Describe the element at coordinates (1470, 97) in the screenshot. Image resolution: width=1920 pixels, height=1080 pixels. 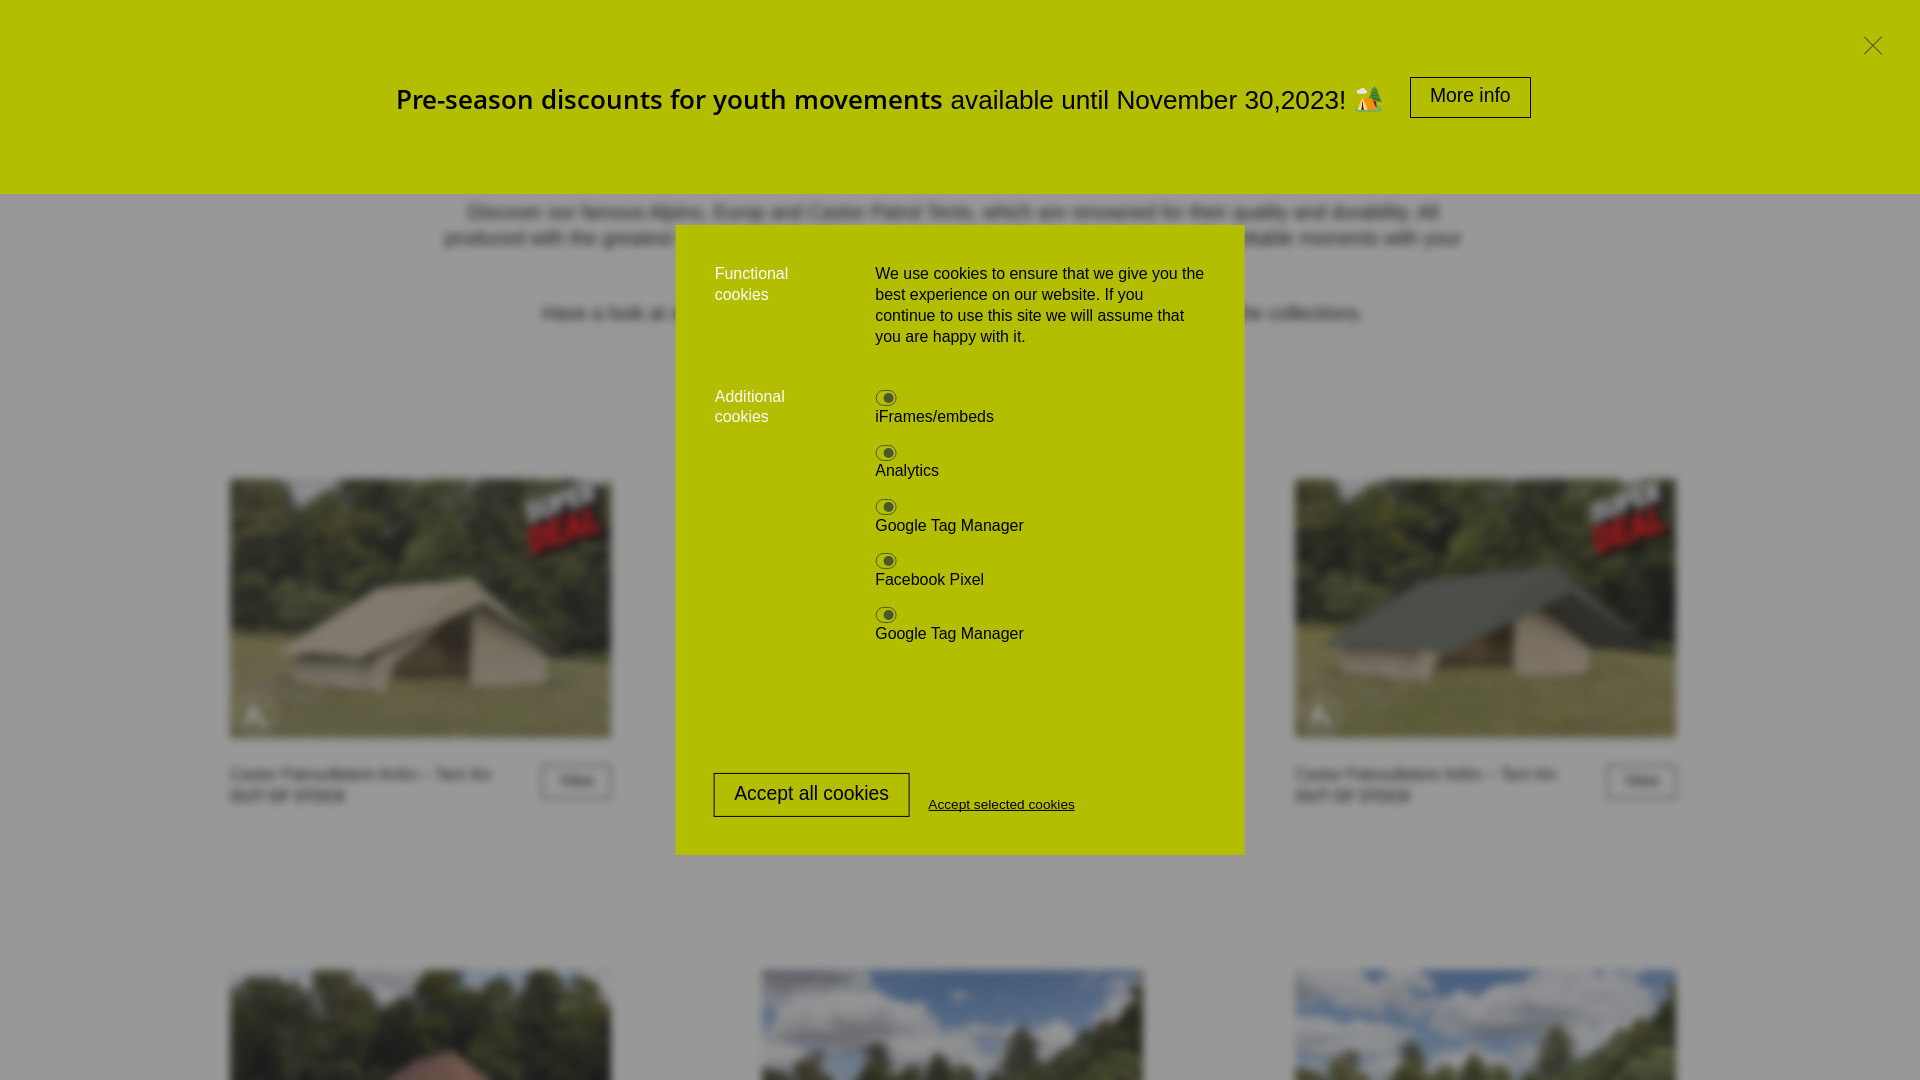
I see `'More info'` at that location.